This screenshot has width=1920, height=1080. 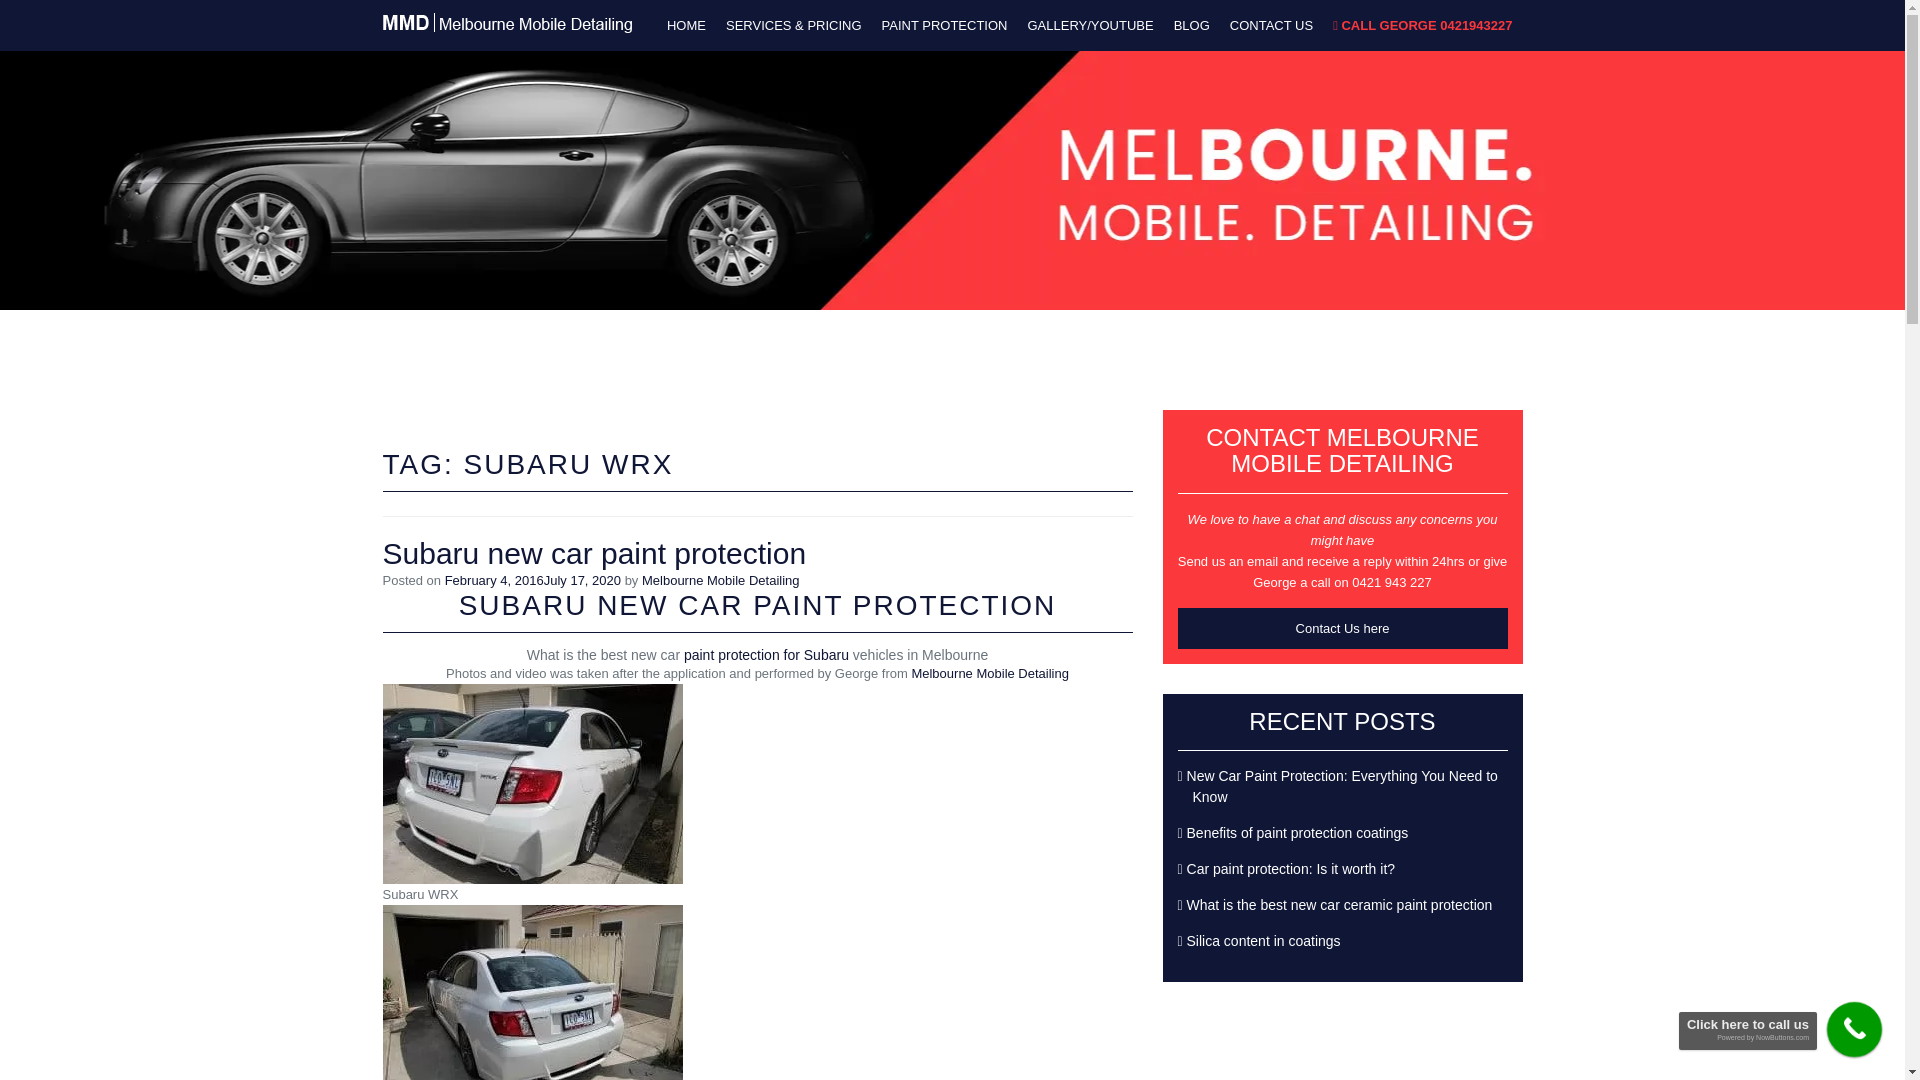 What do you see at coordinates (1262, 941) in the screenshot?
I see `'Silica content in coatings'` at bounding box center [1262, 941].